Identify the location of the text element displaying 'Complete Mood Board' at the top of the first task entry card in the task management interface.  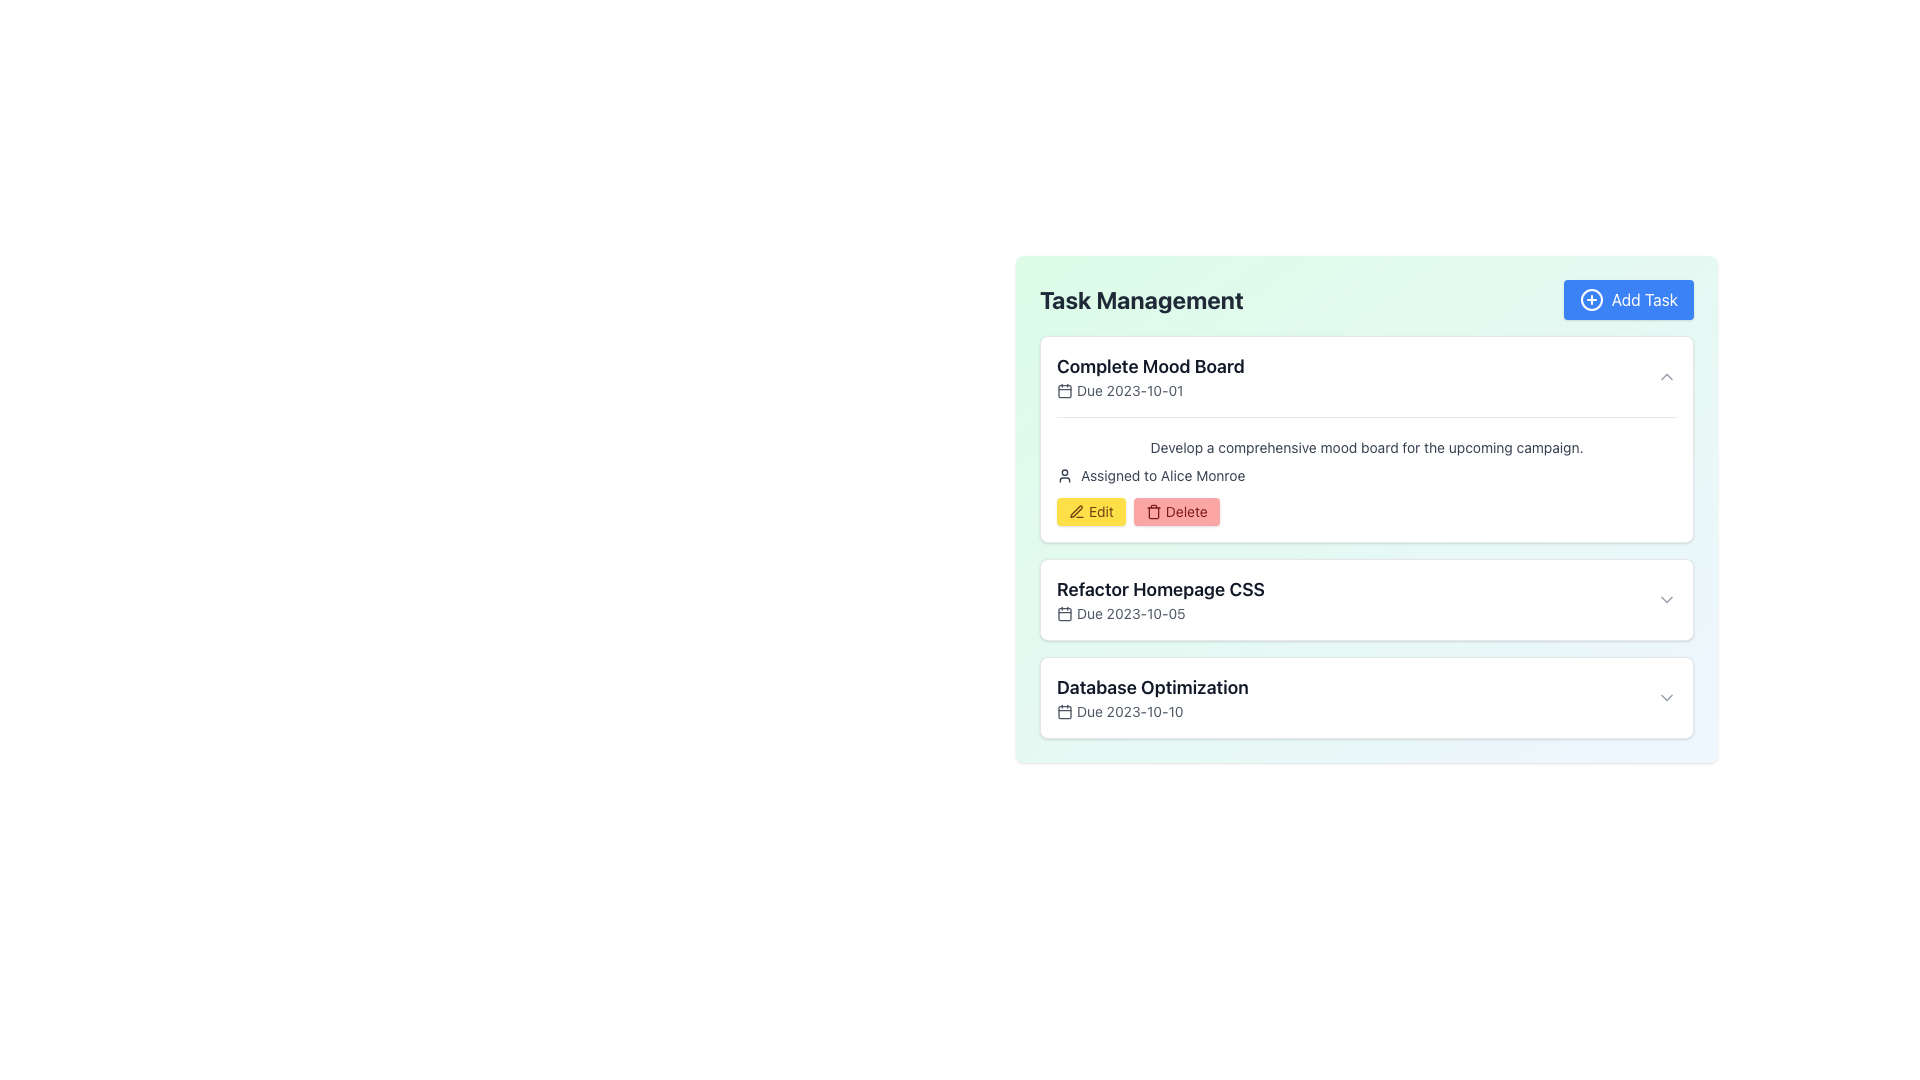
(1150, 366).